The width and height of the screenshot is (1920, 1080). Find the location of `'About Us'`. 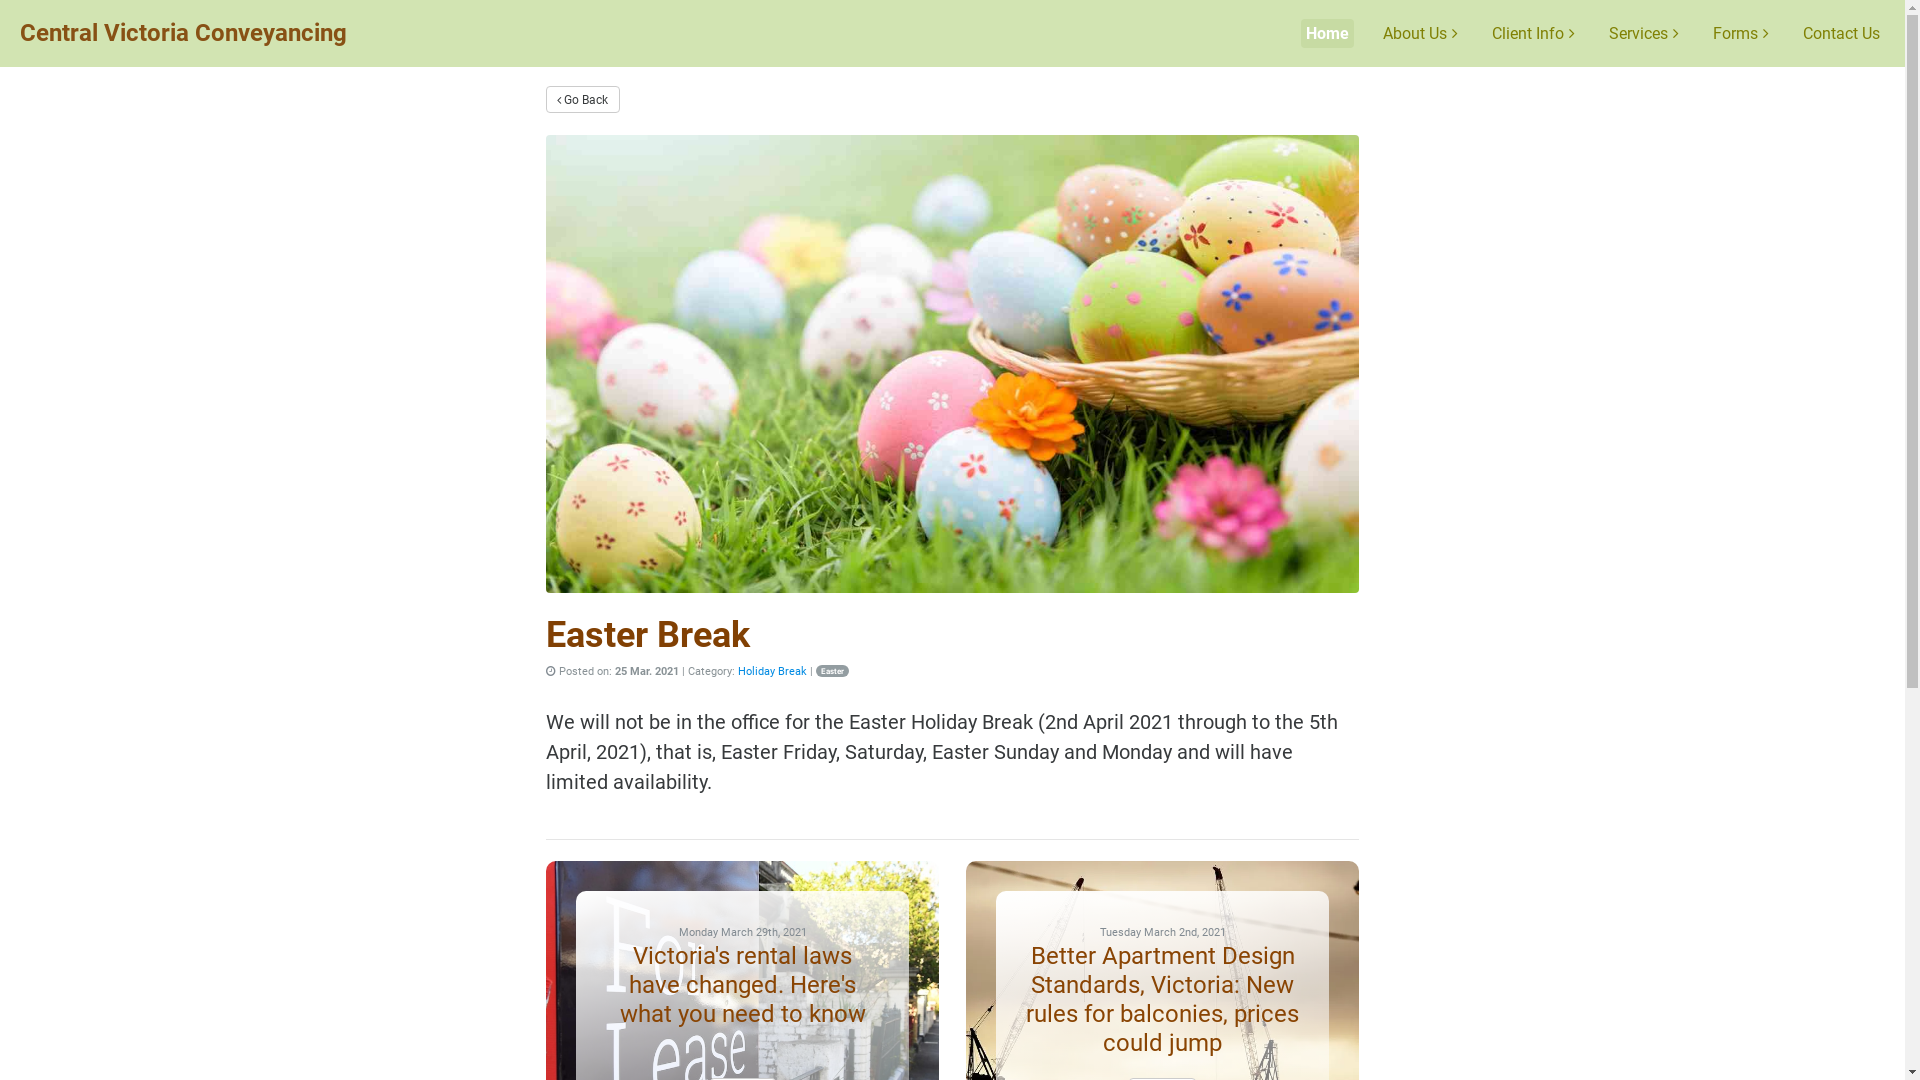

'About Us' is located at coordinates (1419, 33).